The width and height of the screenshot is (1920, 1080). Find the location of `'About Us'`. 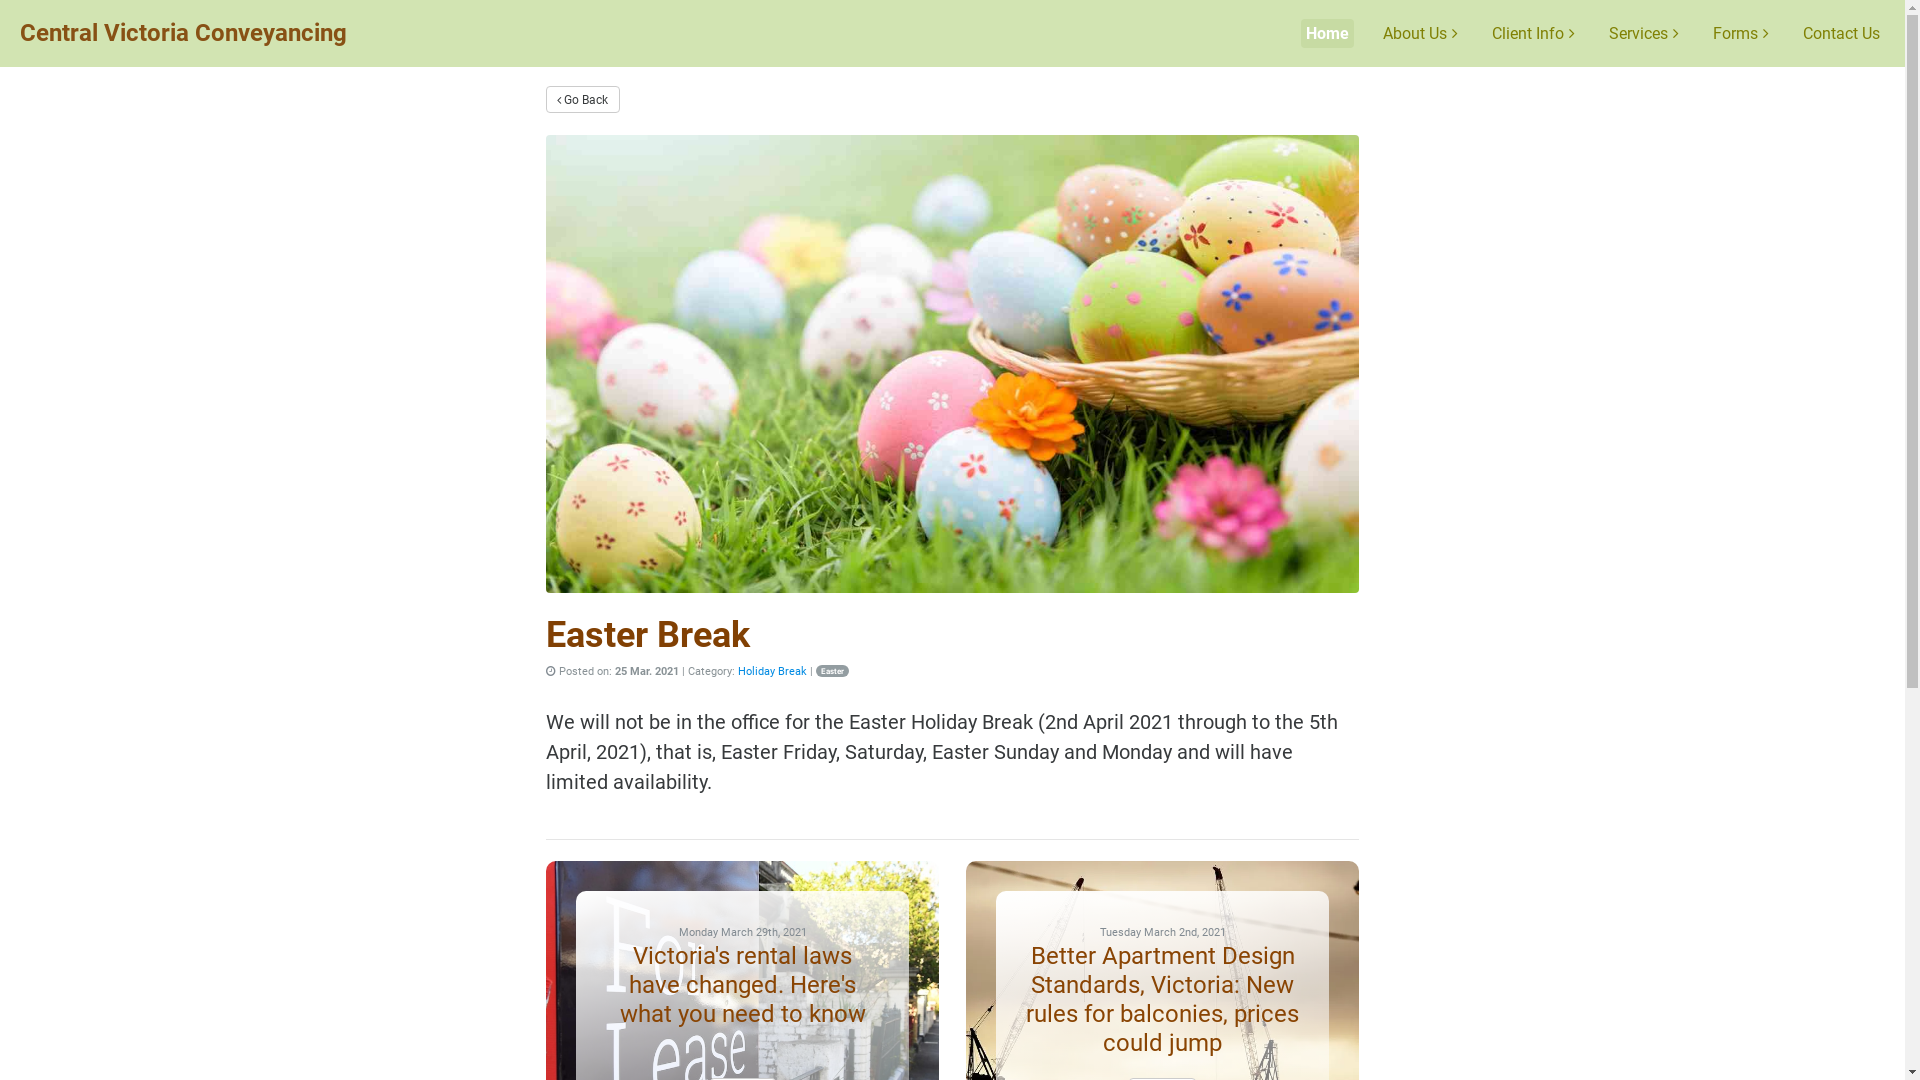

'About Us' is located at coordinates (1419, 33).